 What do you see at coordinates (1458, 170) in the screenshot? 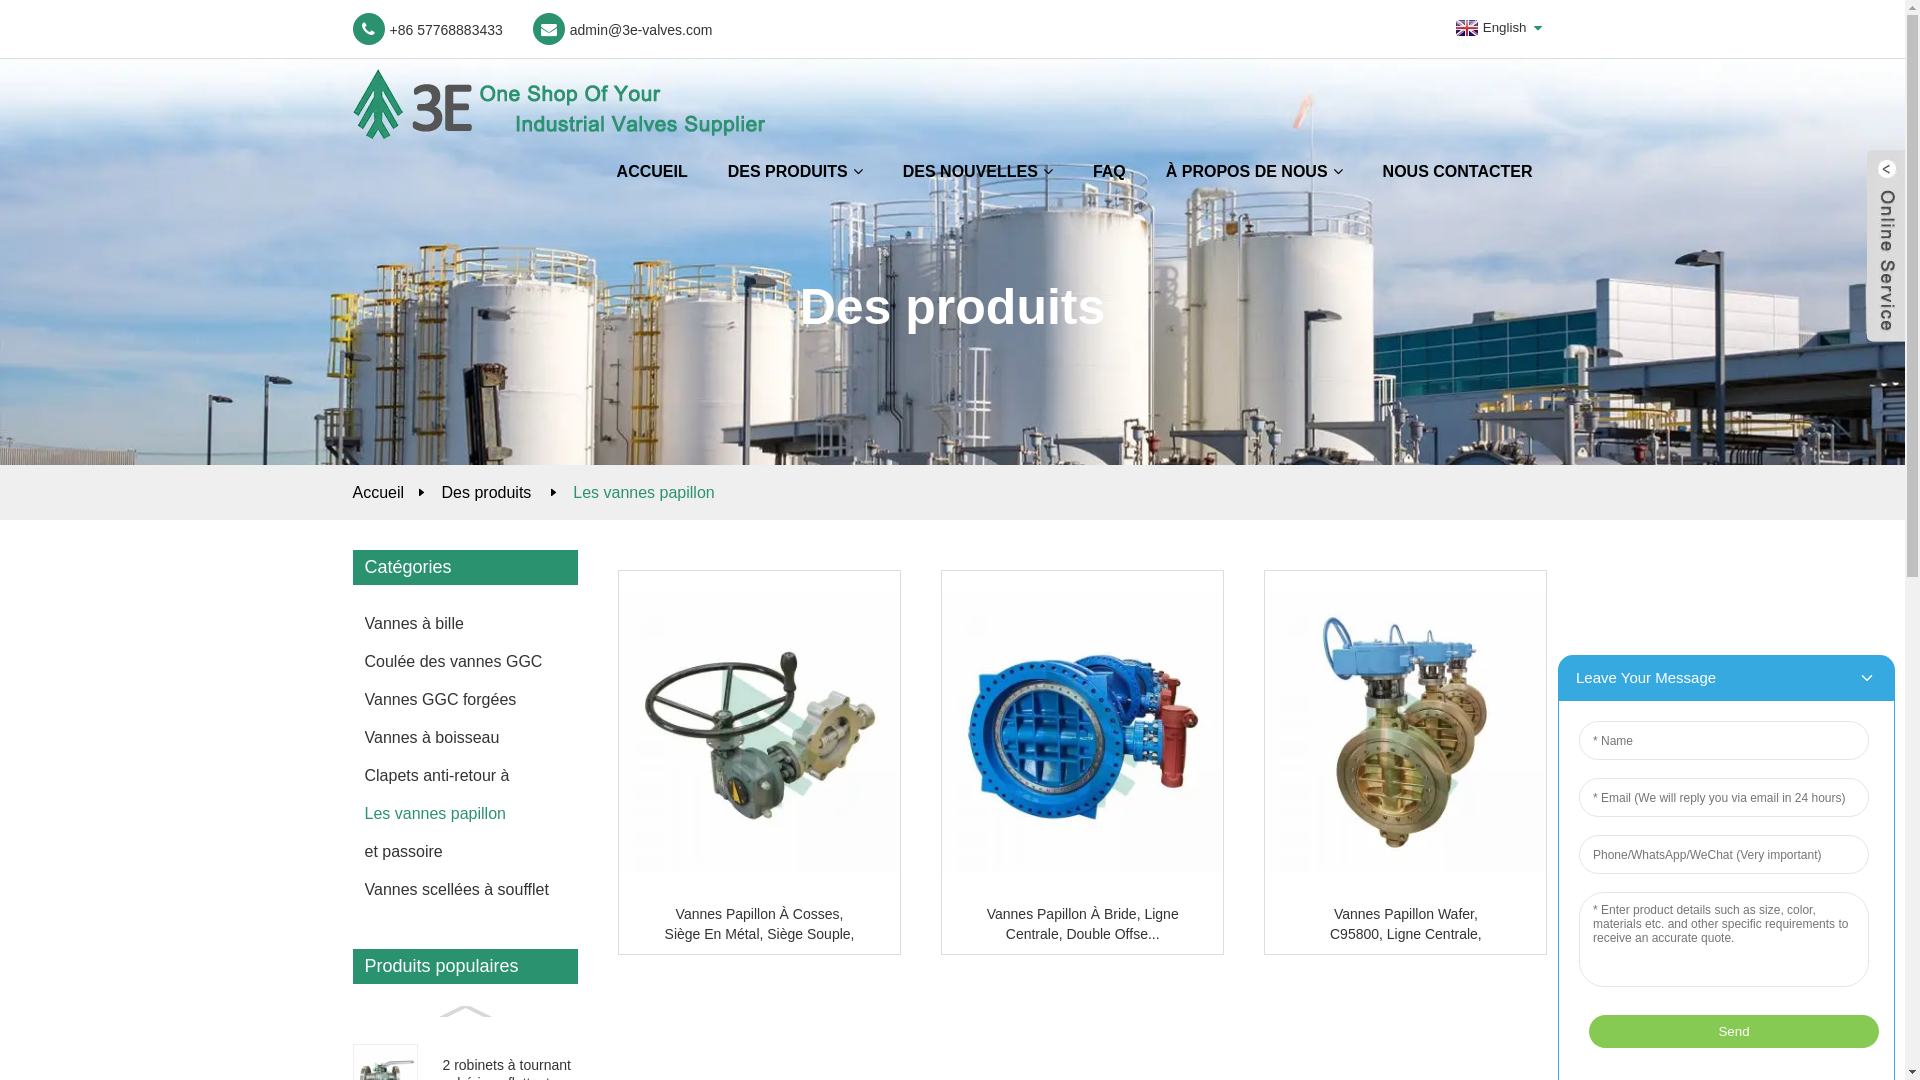
I see `'NOUS CONTACTER'` at bounding box center [1458, 170].